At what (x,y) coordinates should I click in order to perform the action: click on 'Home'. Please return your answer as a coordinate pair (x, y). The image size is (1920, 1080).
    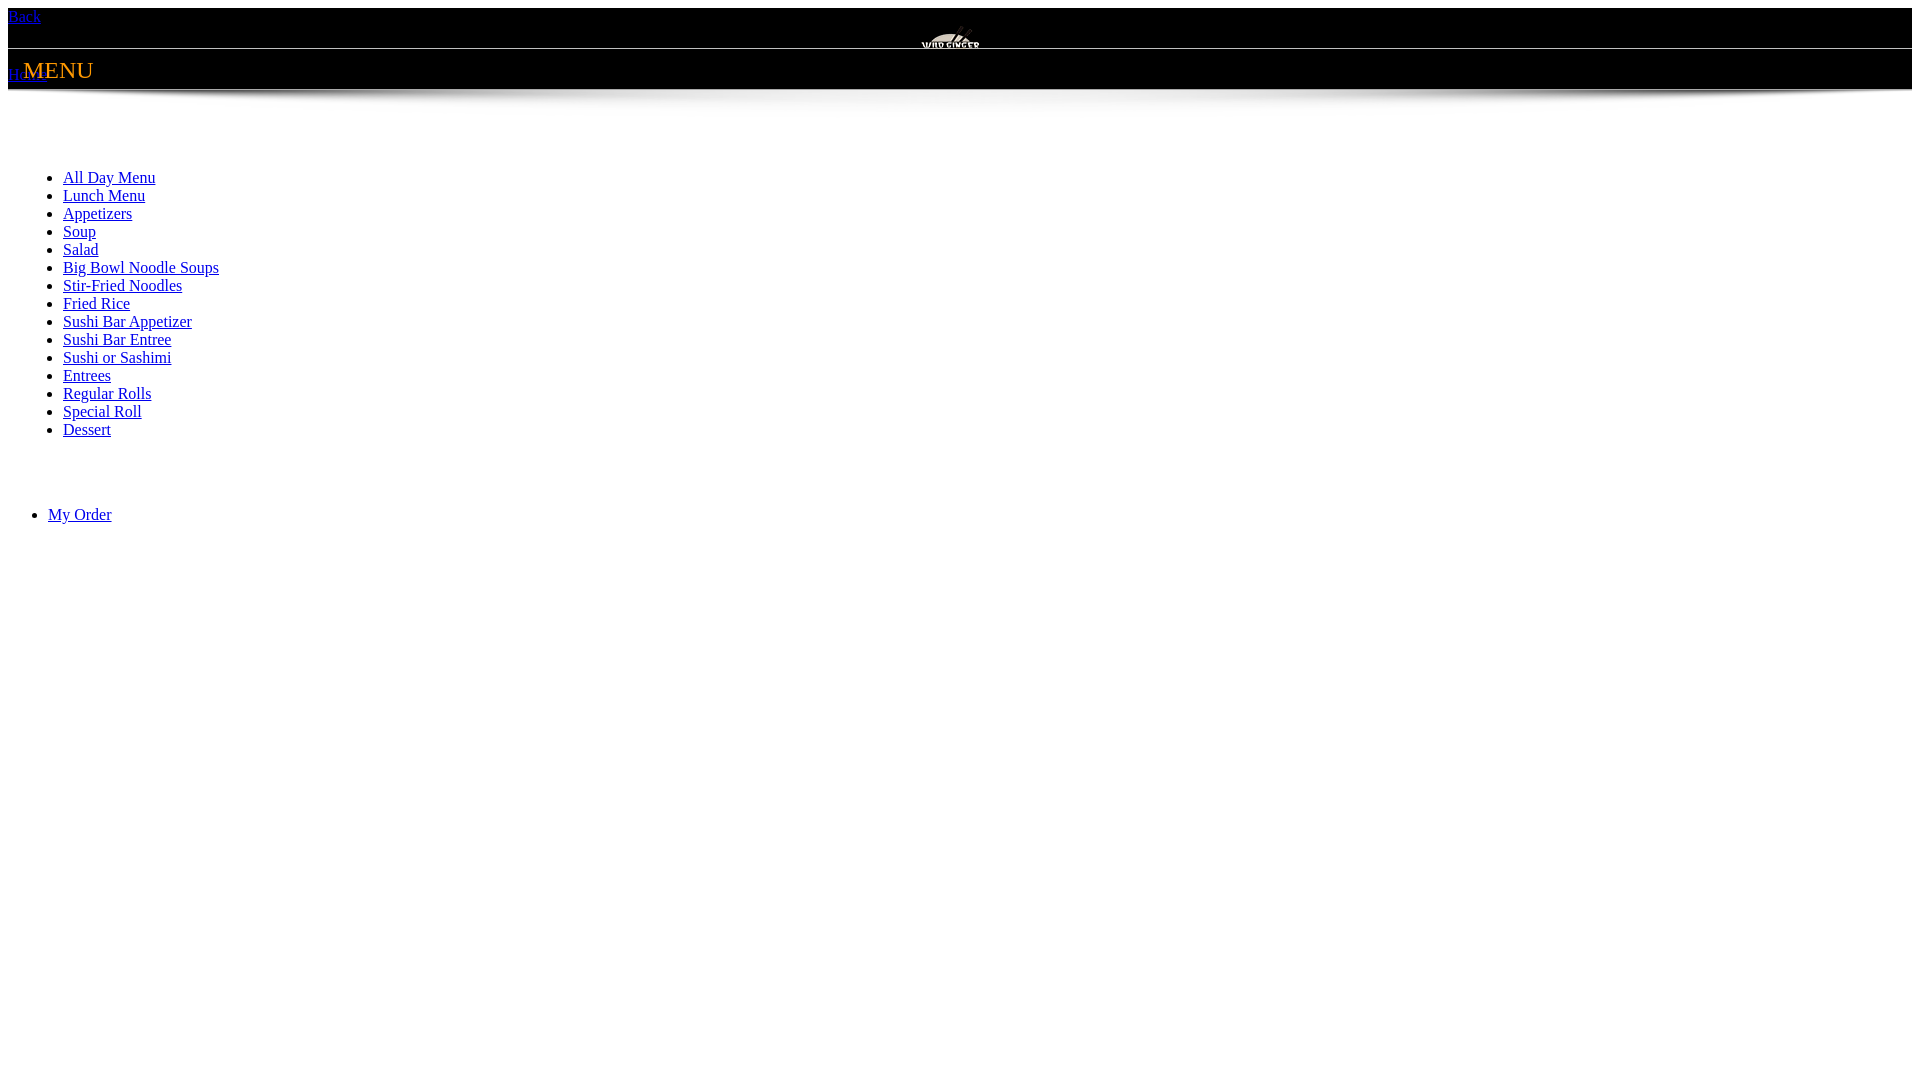
    Looking at the image, I should click on (8, 73).